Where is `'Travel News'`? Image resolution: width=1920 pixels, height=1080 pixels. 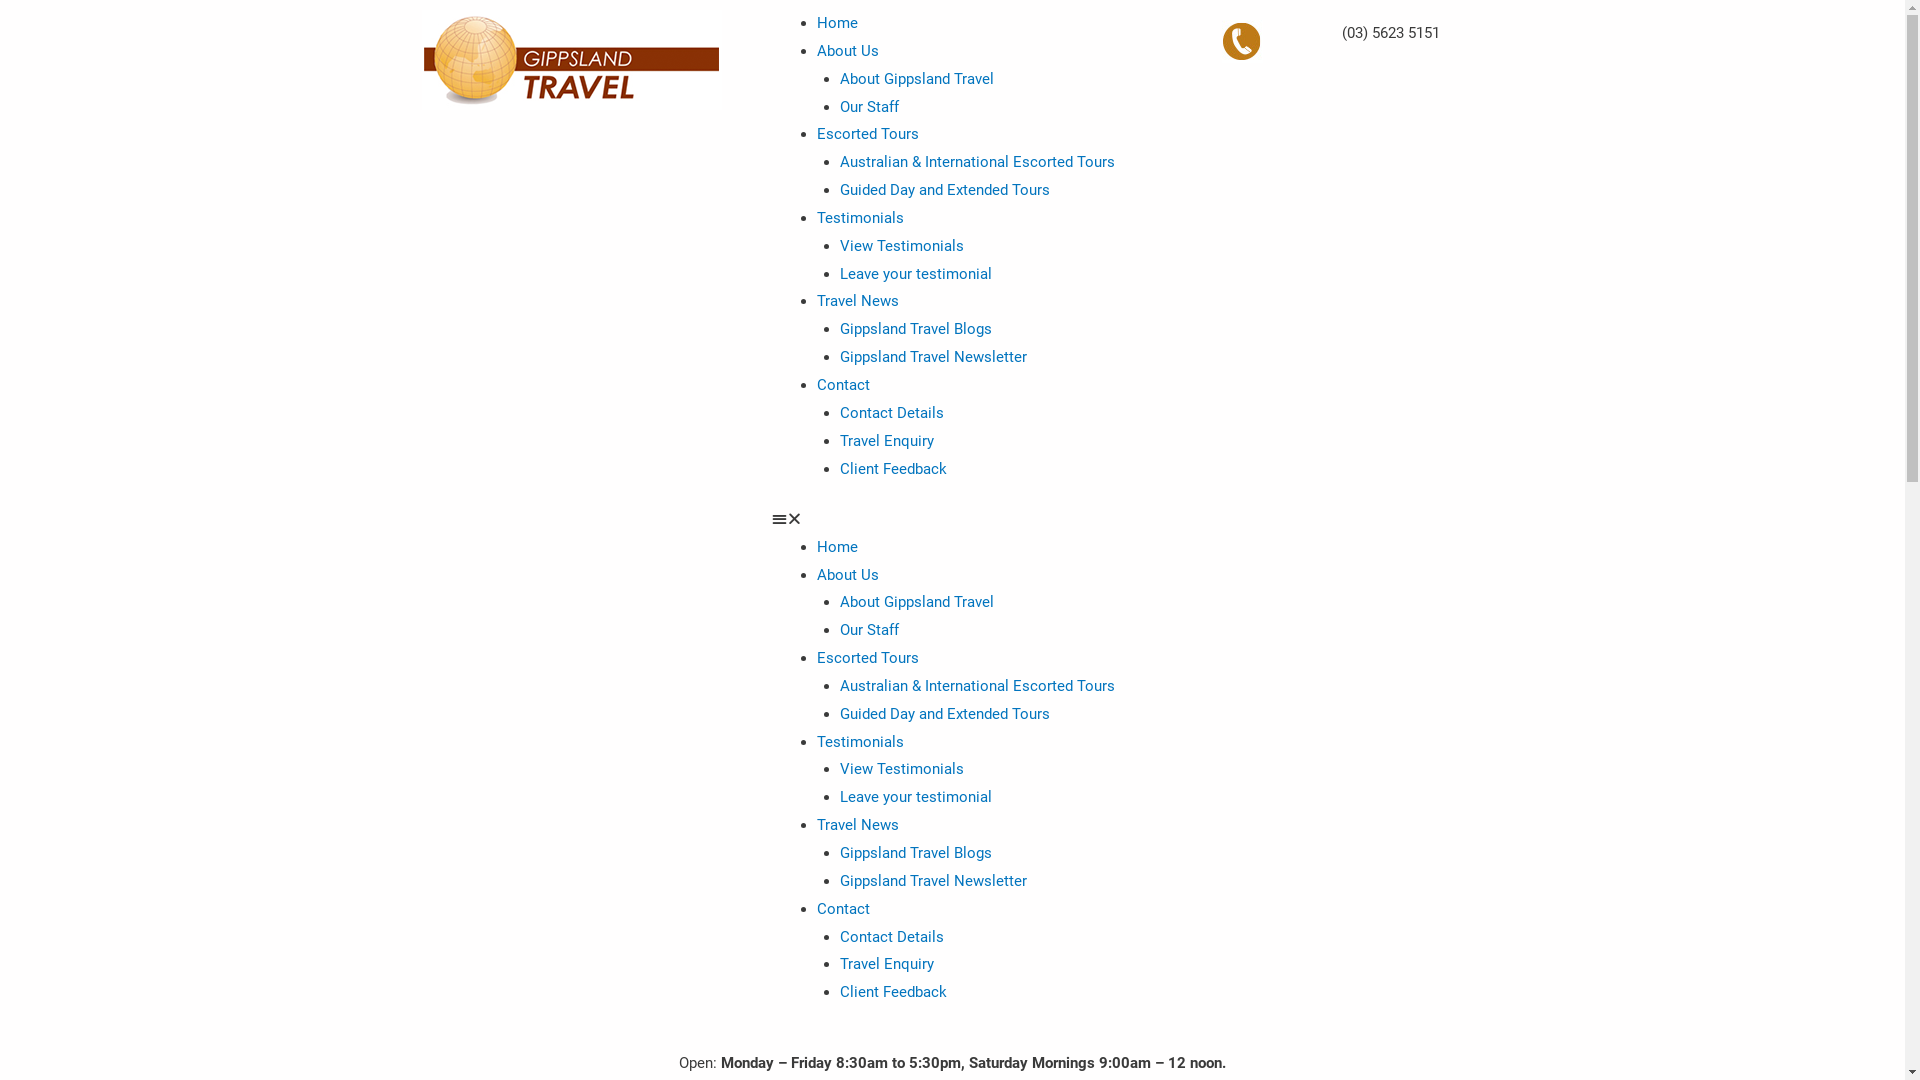 'Travel News' is located at coordinates (816, 825).